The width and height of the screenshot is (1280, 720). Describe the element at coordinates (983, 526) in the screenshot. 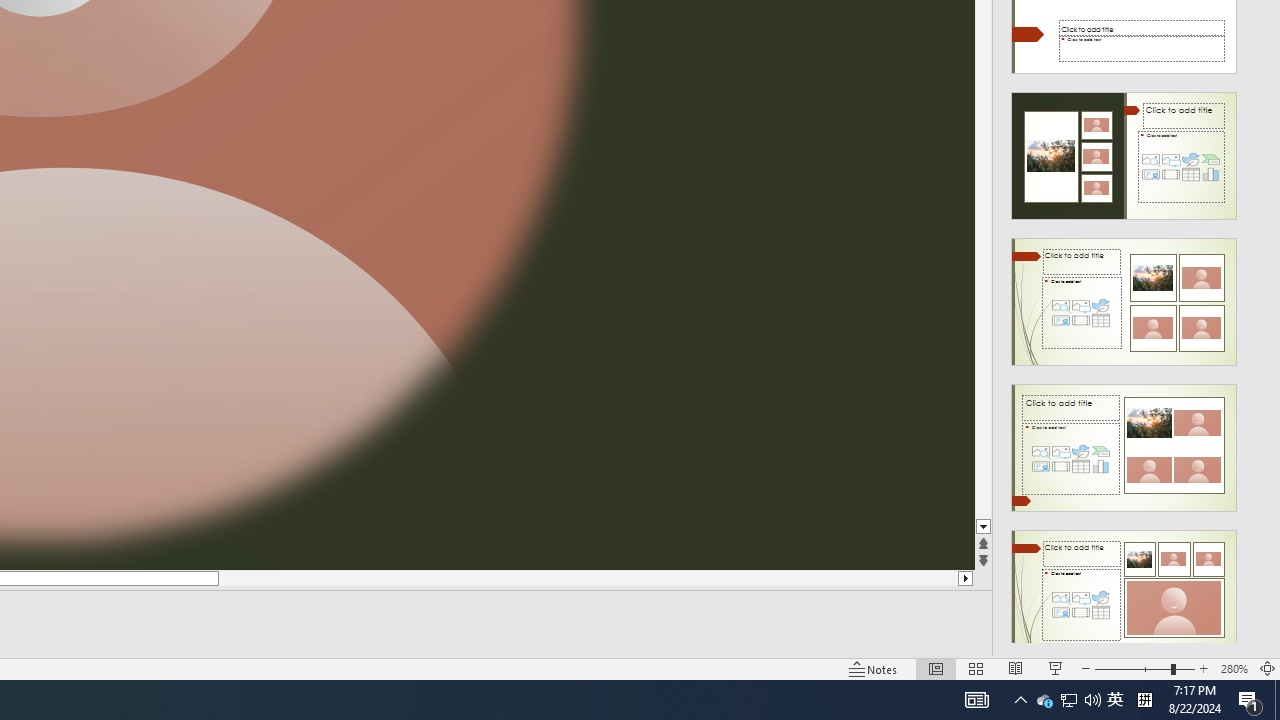

I see `'Line down'` at that location.